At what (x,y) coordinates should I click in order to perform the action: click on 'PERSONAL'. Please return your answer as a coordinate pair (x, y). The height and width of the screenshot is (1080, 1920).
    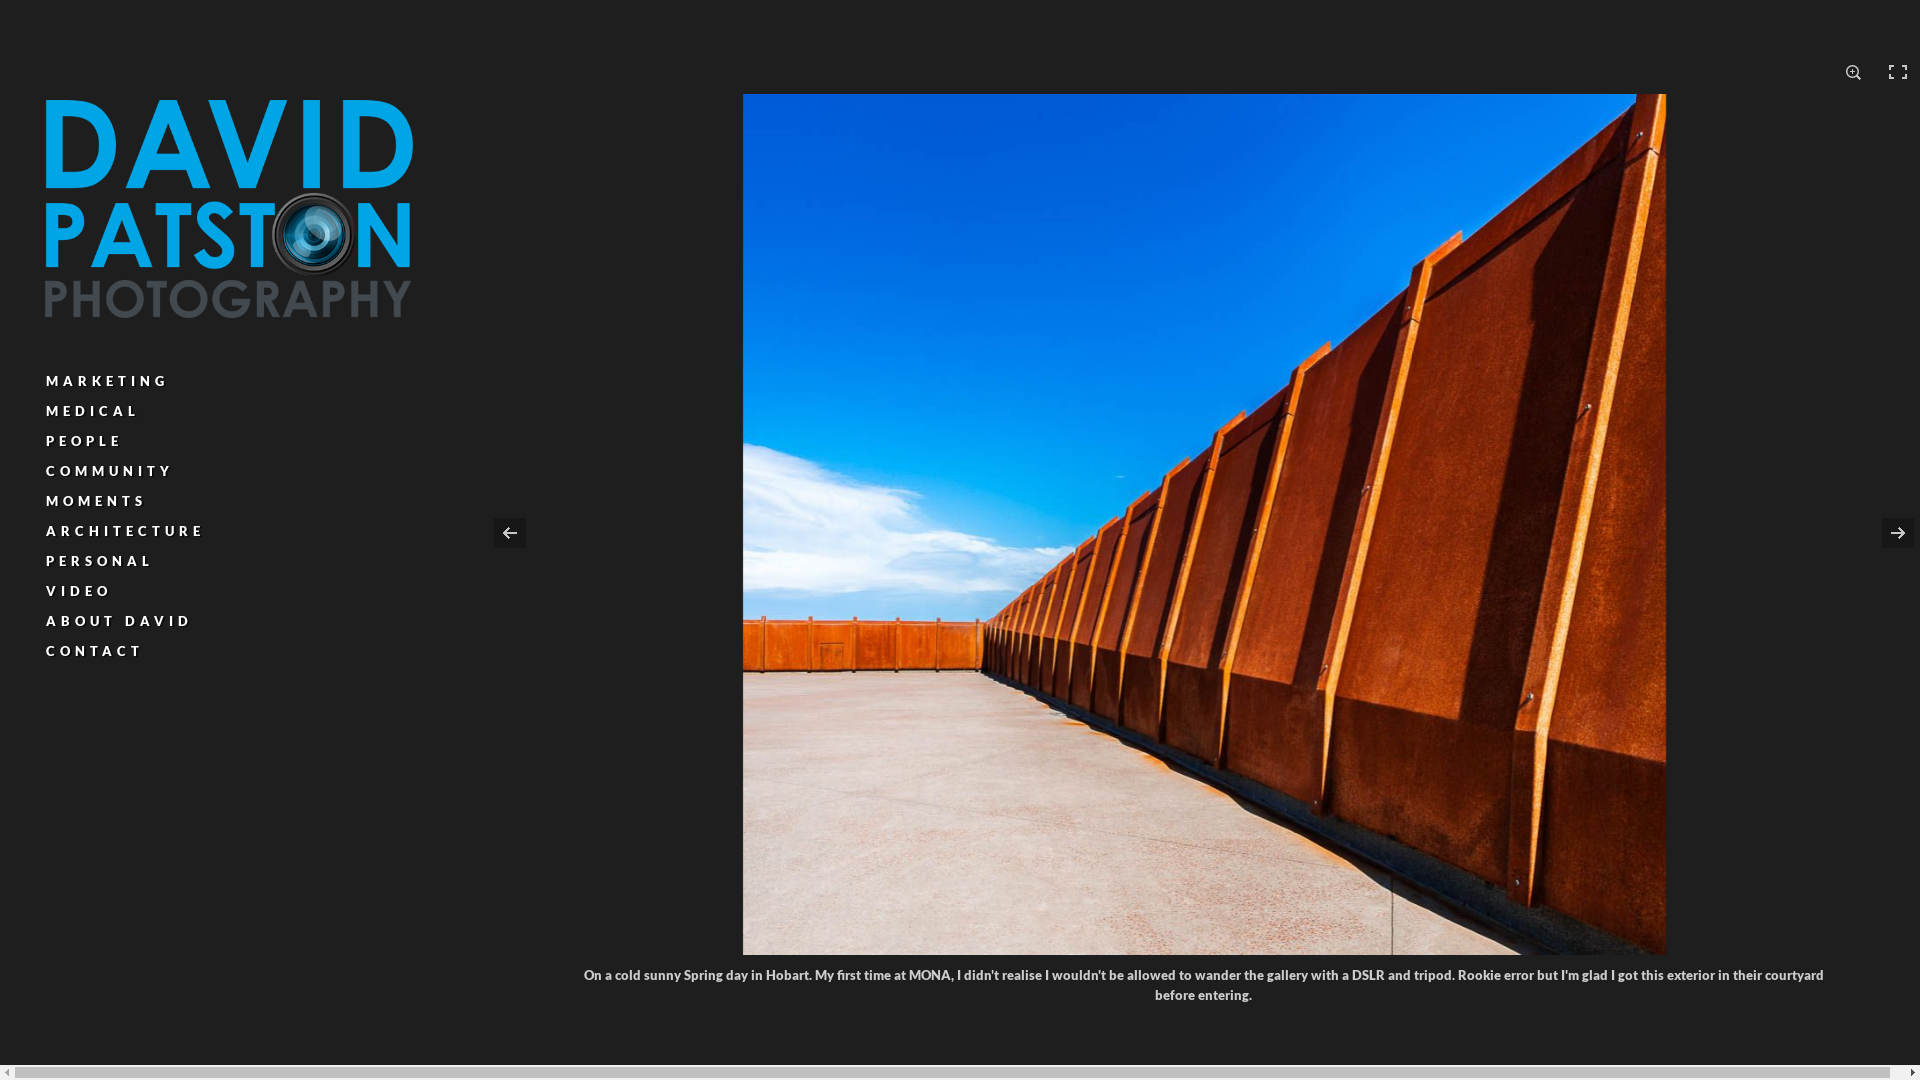
    Looking at the image, I should click on (99, 560).